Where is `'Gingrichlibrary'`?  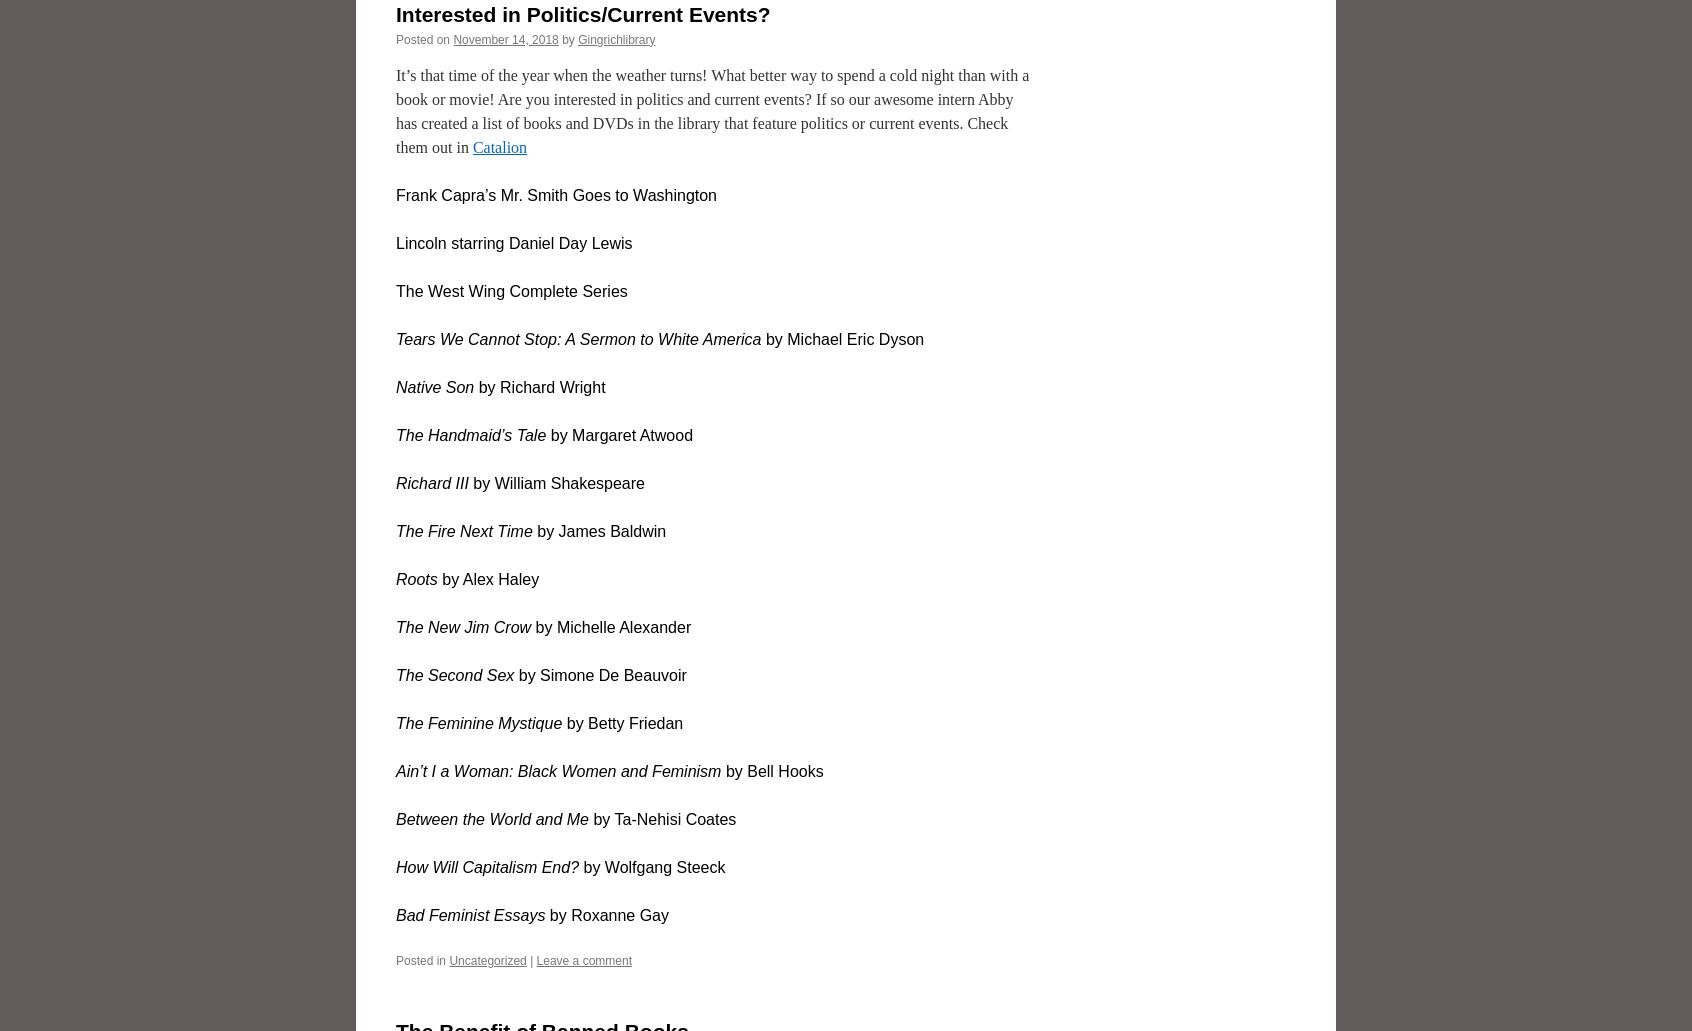 'Gingrichlibrary' is located at coordinates (615, 38).